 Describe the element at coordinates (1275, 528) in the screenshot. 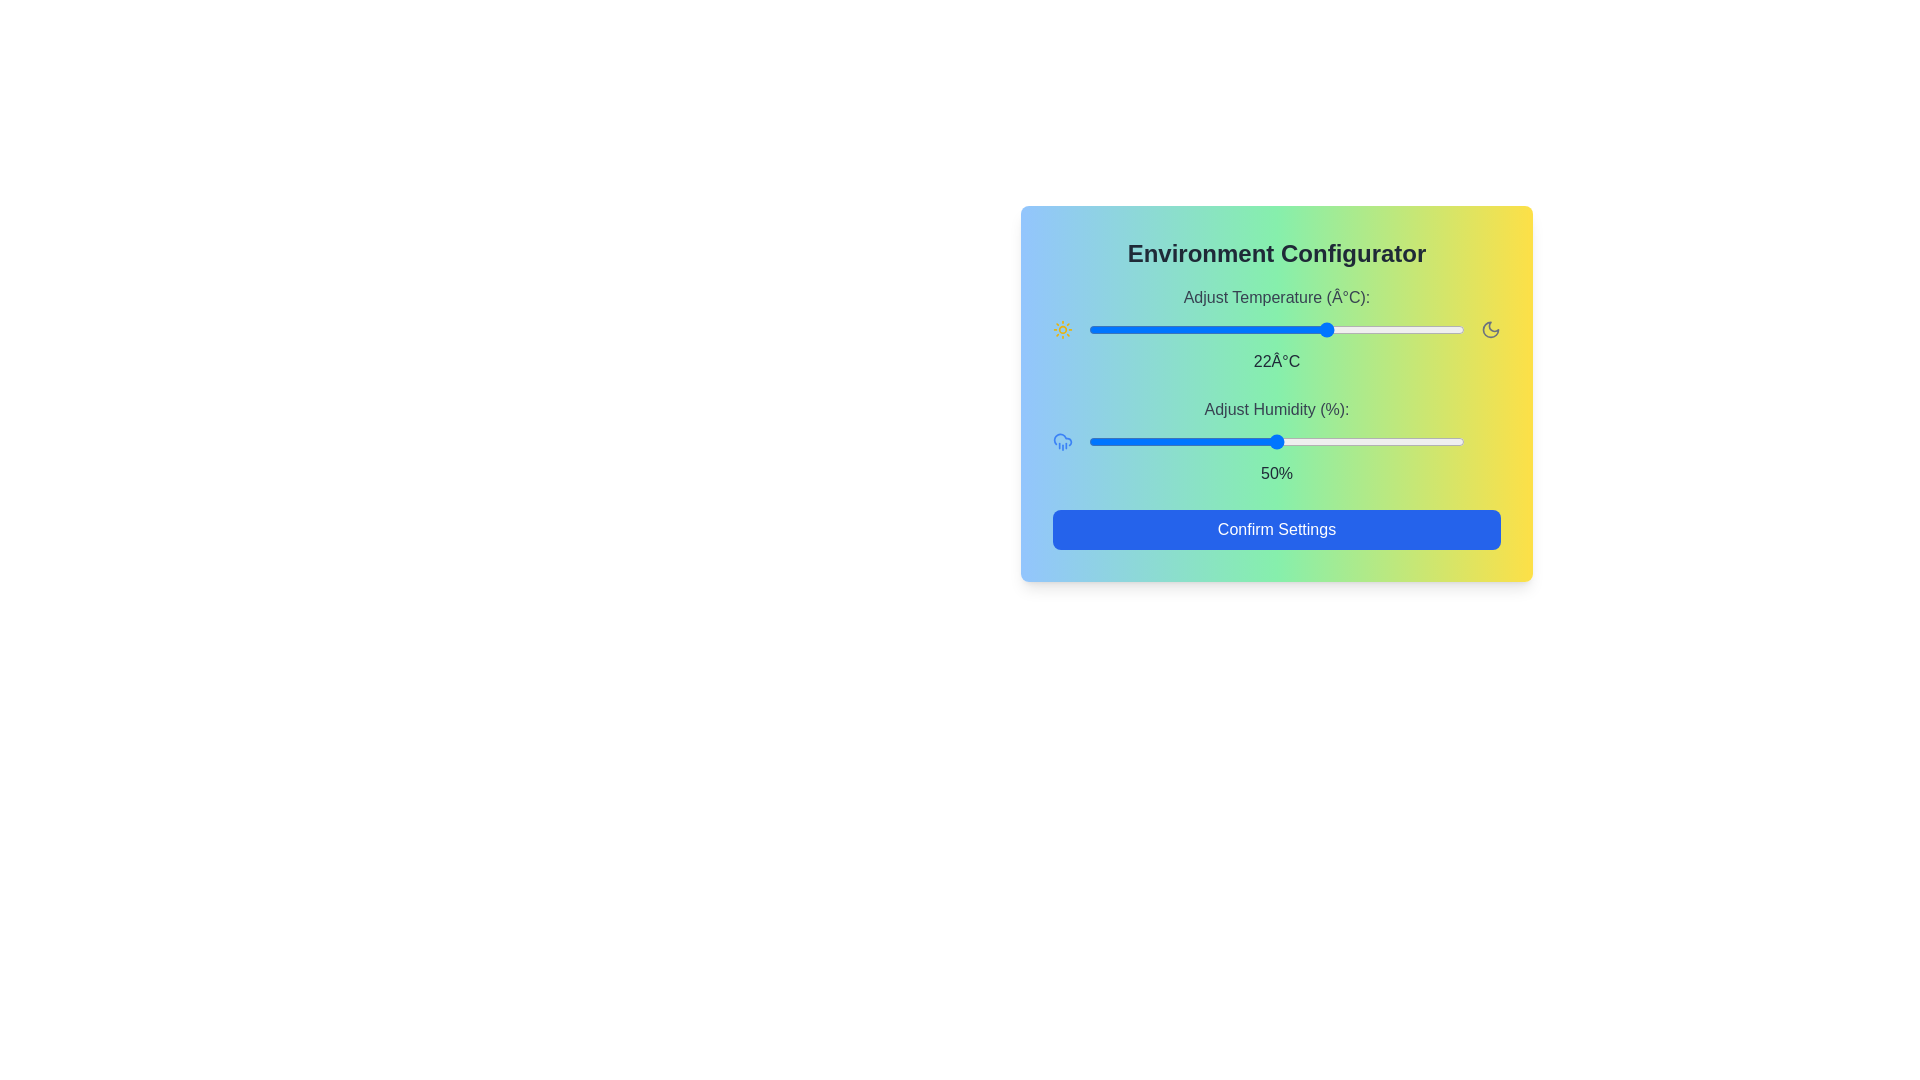

I see `'Confirm Settings' button to confirm the selected temperature and humidity settings` at that location.